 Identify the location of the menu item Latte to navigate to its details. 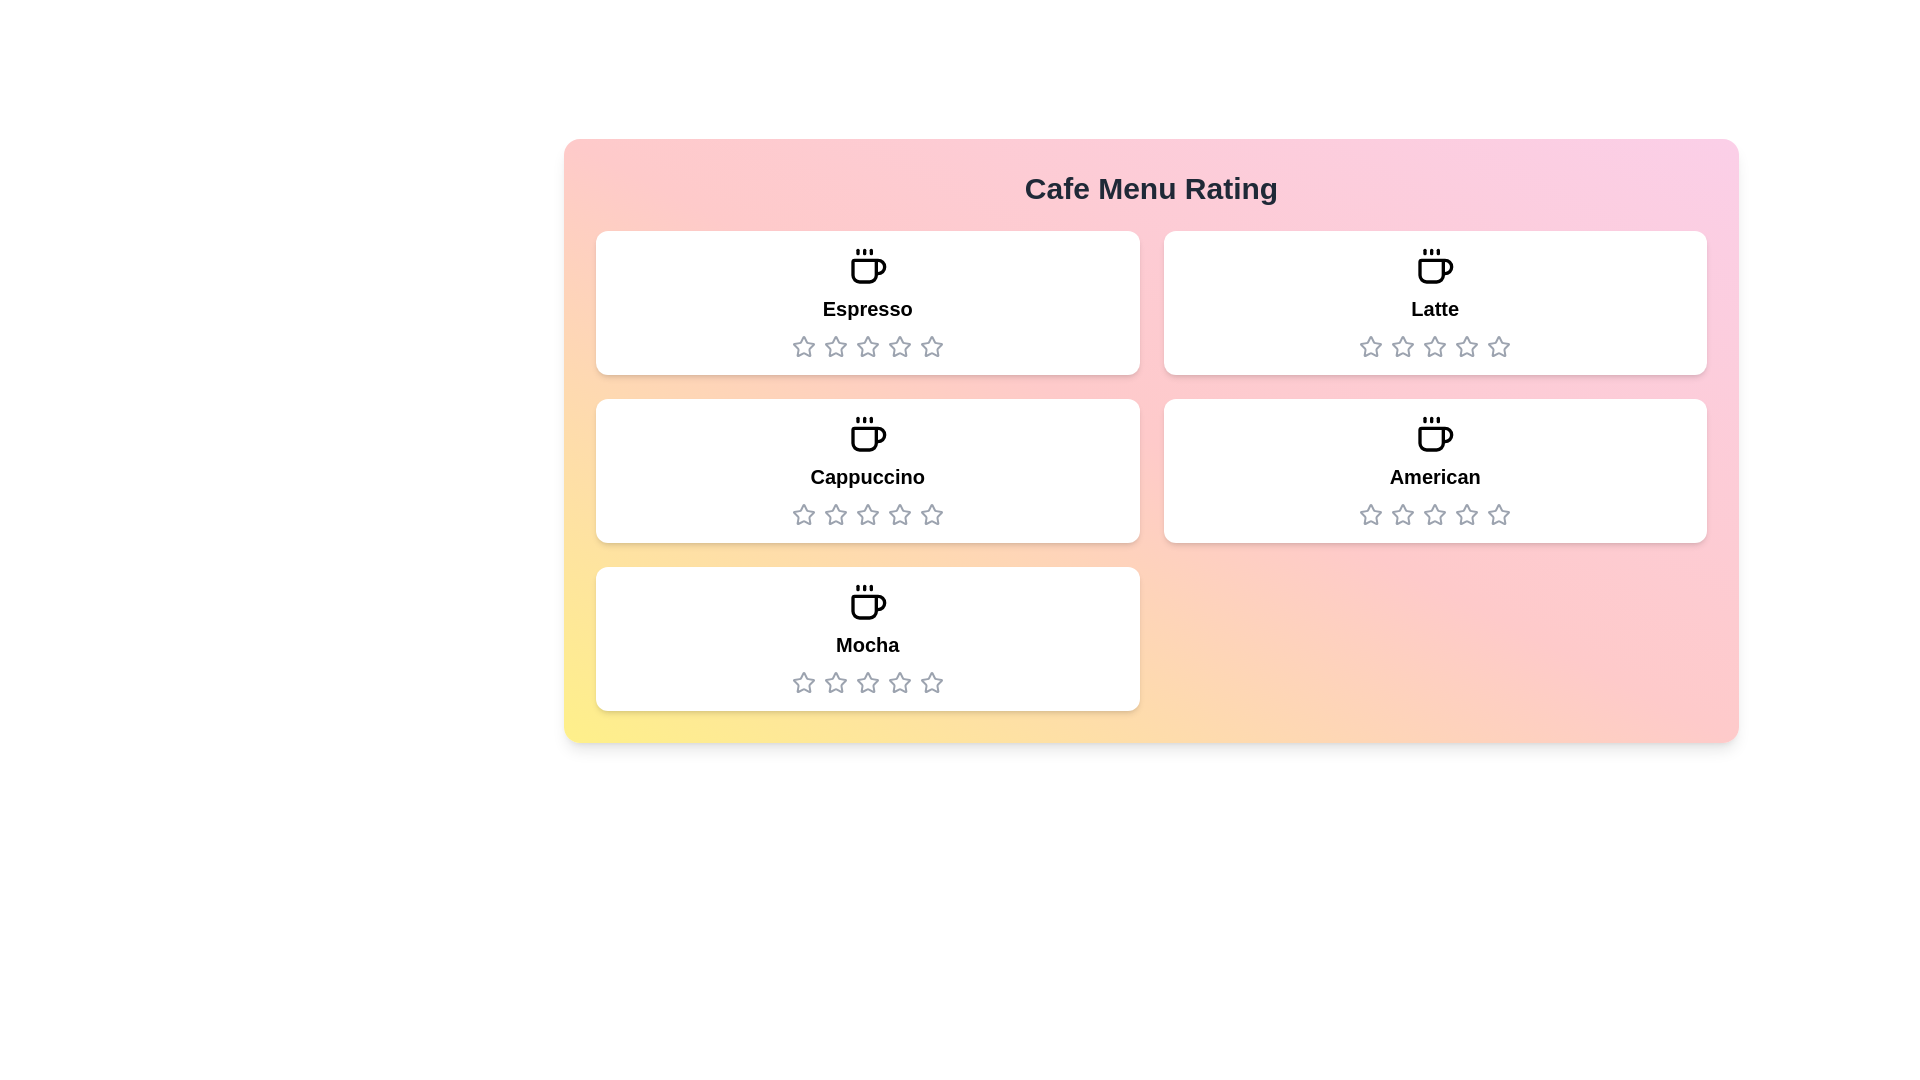
(1434, 303).